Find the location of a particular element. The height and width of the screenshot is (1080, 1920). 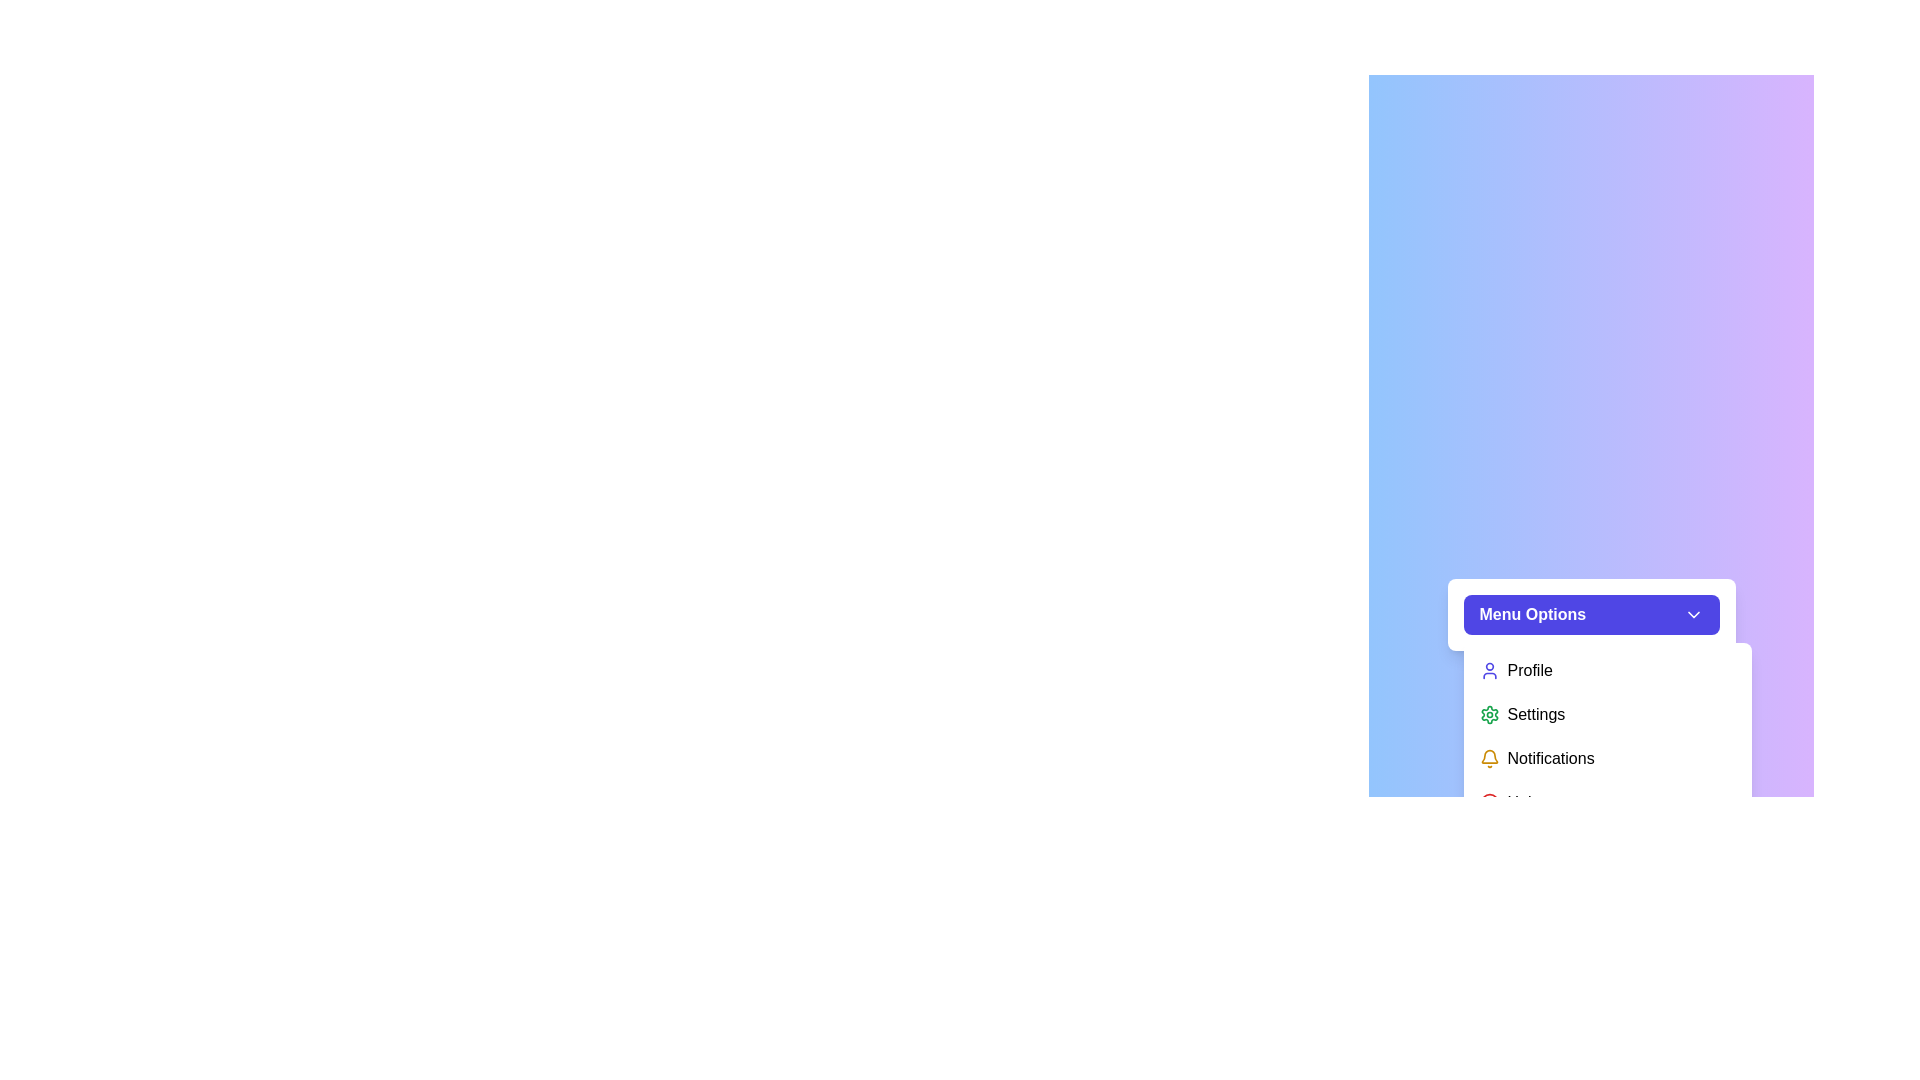

the 'Profile' menu item, which is the first item in the dropdown menu located directly below the 'Menu Options' button is located at coordinates (1607, 671).